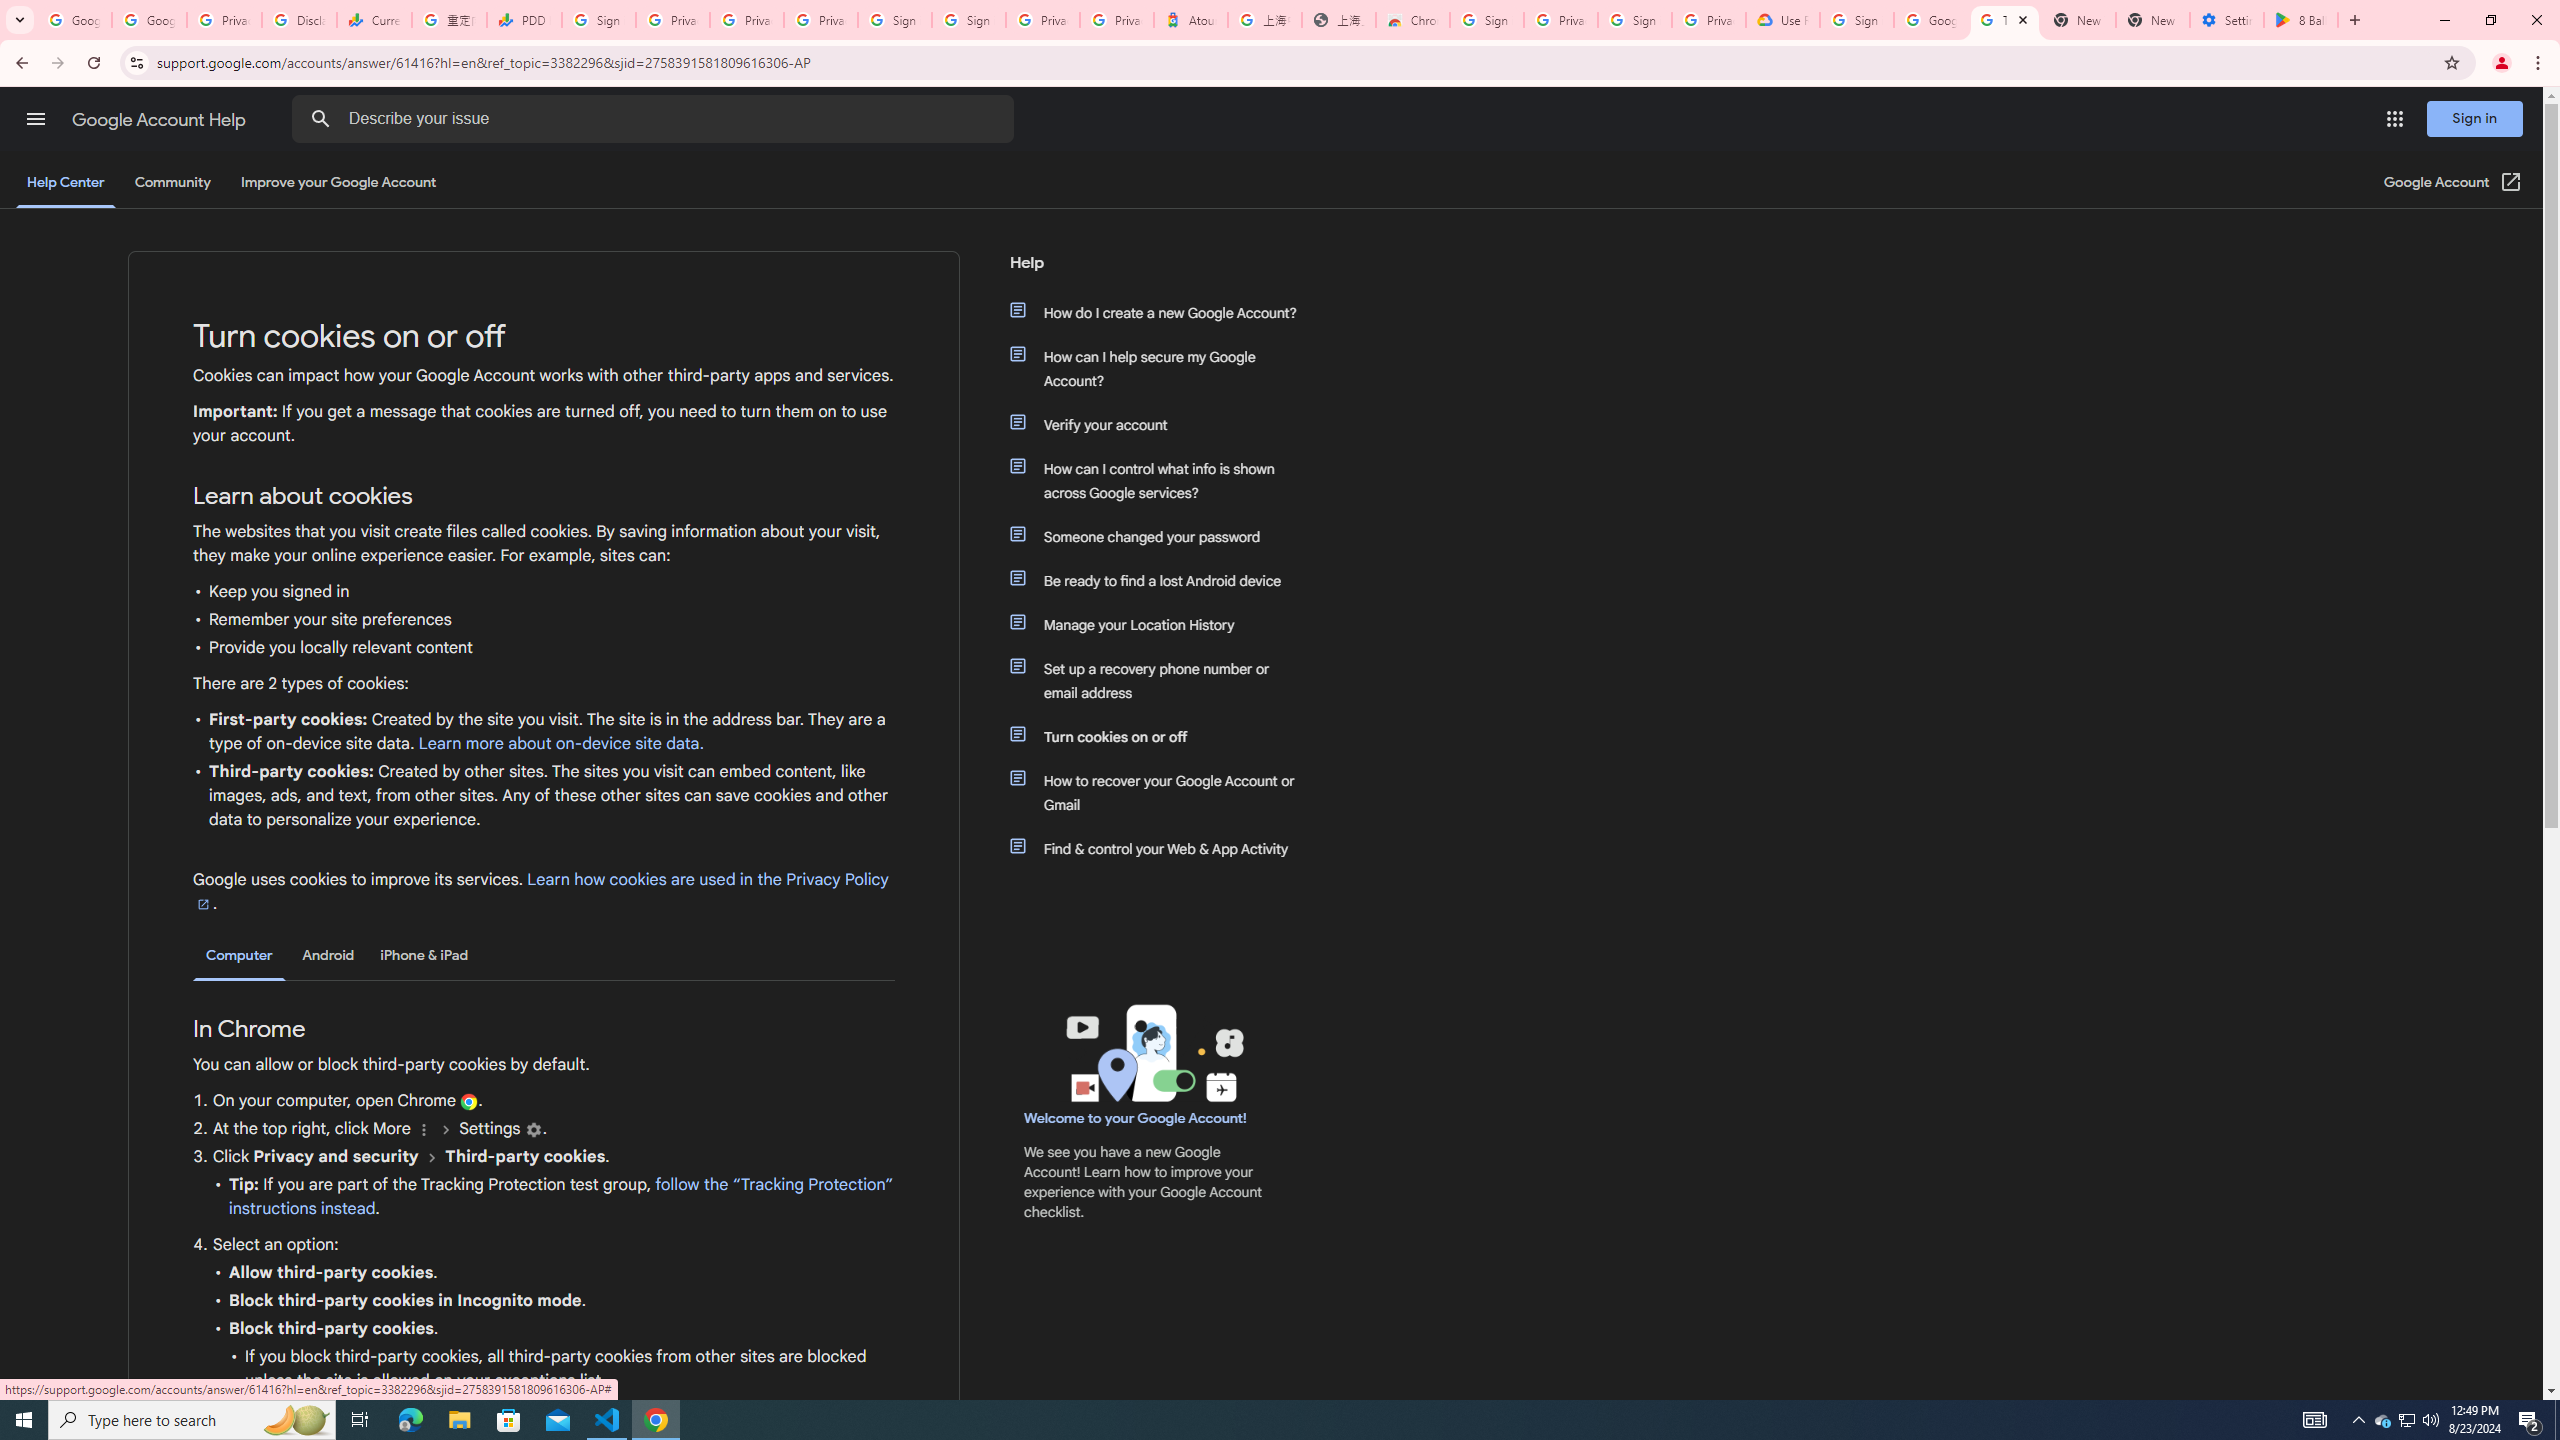 Image resolution: width=2560 pixels, height=1440 pixels. What do you see at coordinates (1162, 736) in the screenshot?
I see `'Turn cookies on or off'` at bounding box center [1162, 736].